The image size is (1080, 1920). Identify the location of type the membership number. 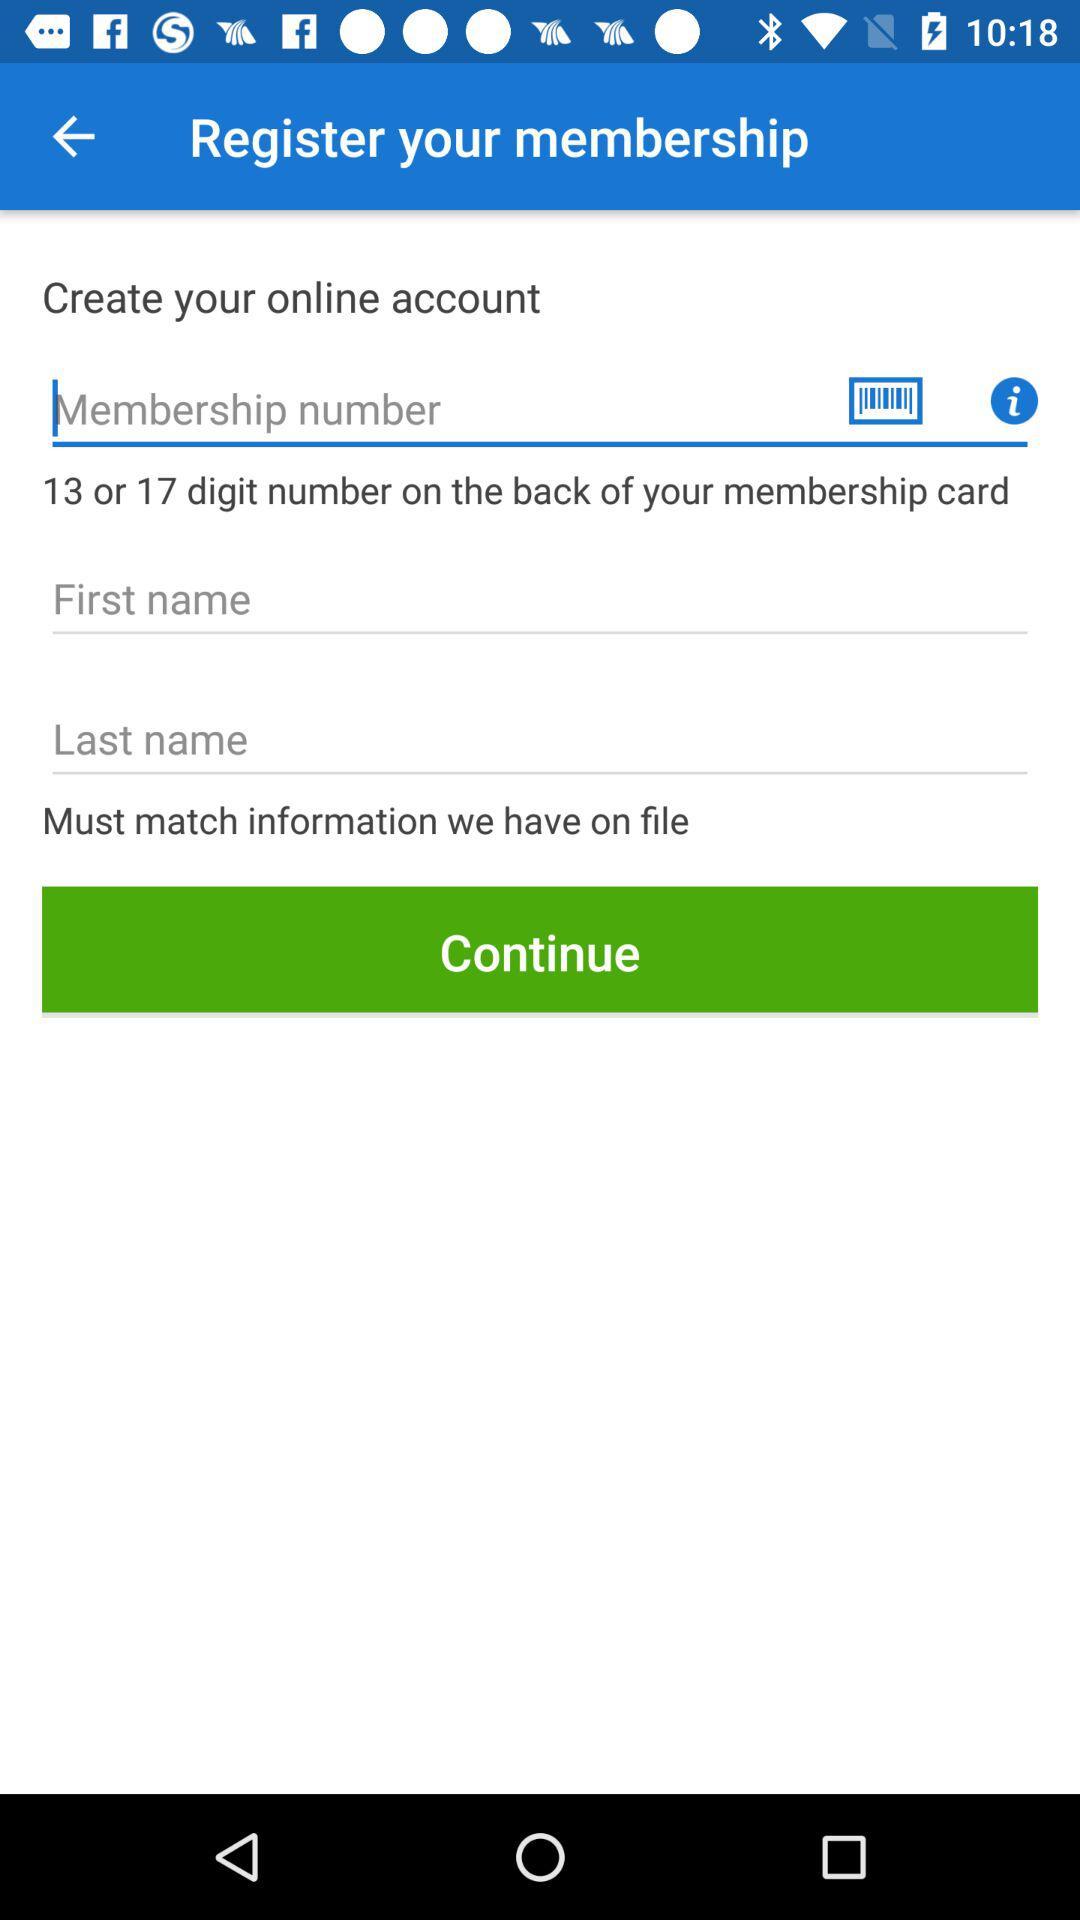
(72, 135).